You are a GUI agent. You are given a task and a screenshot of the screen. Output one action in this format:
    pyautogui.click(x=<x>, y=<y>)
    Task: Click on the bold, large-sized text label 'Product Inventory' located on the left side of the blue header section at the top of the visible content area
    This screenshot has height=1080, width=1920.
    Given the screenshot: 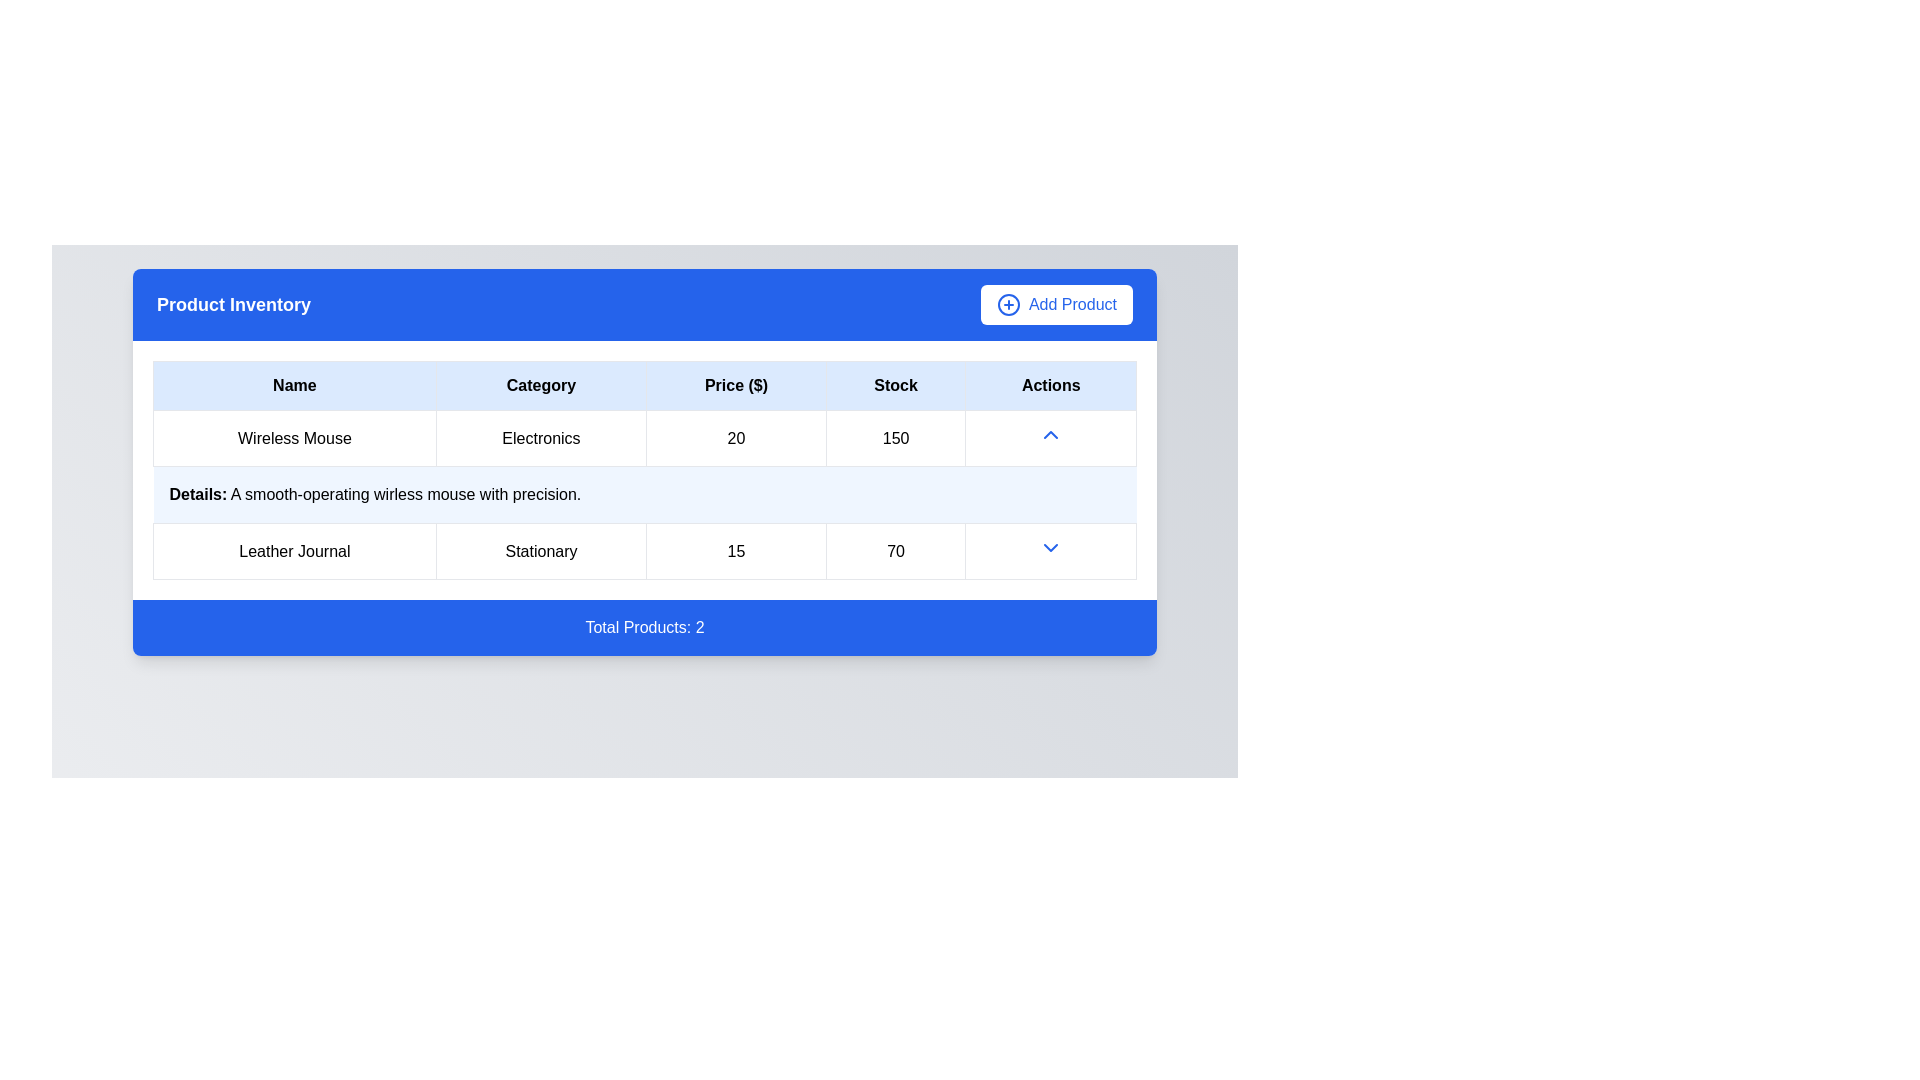 What is the action you would take?
    pyautogui.click(x=234, y=304)
    